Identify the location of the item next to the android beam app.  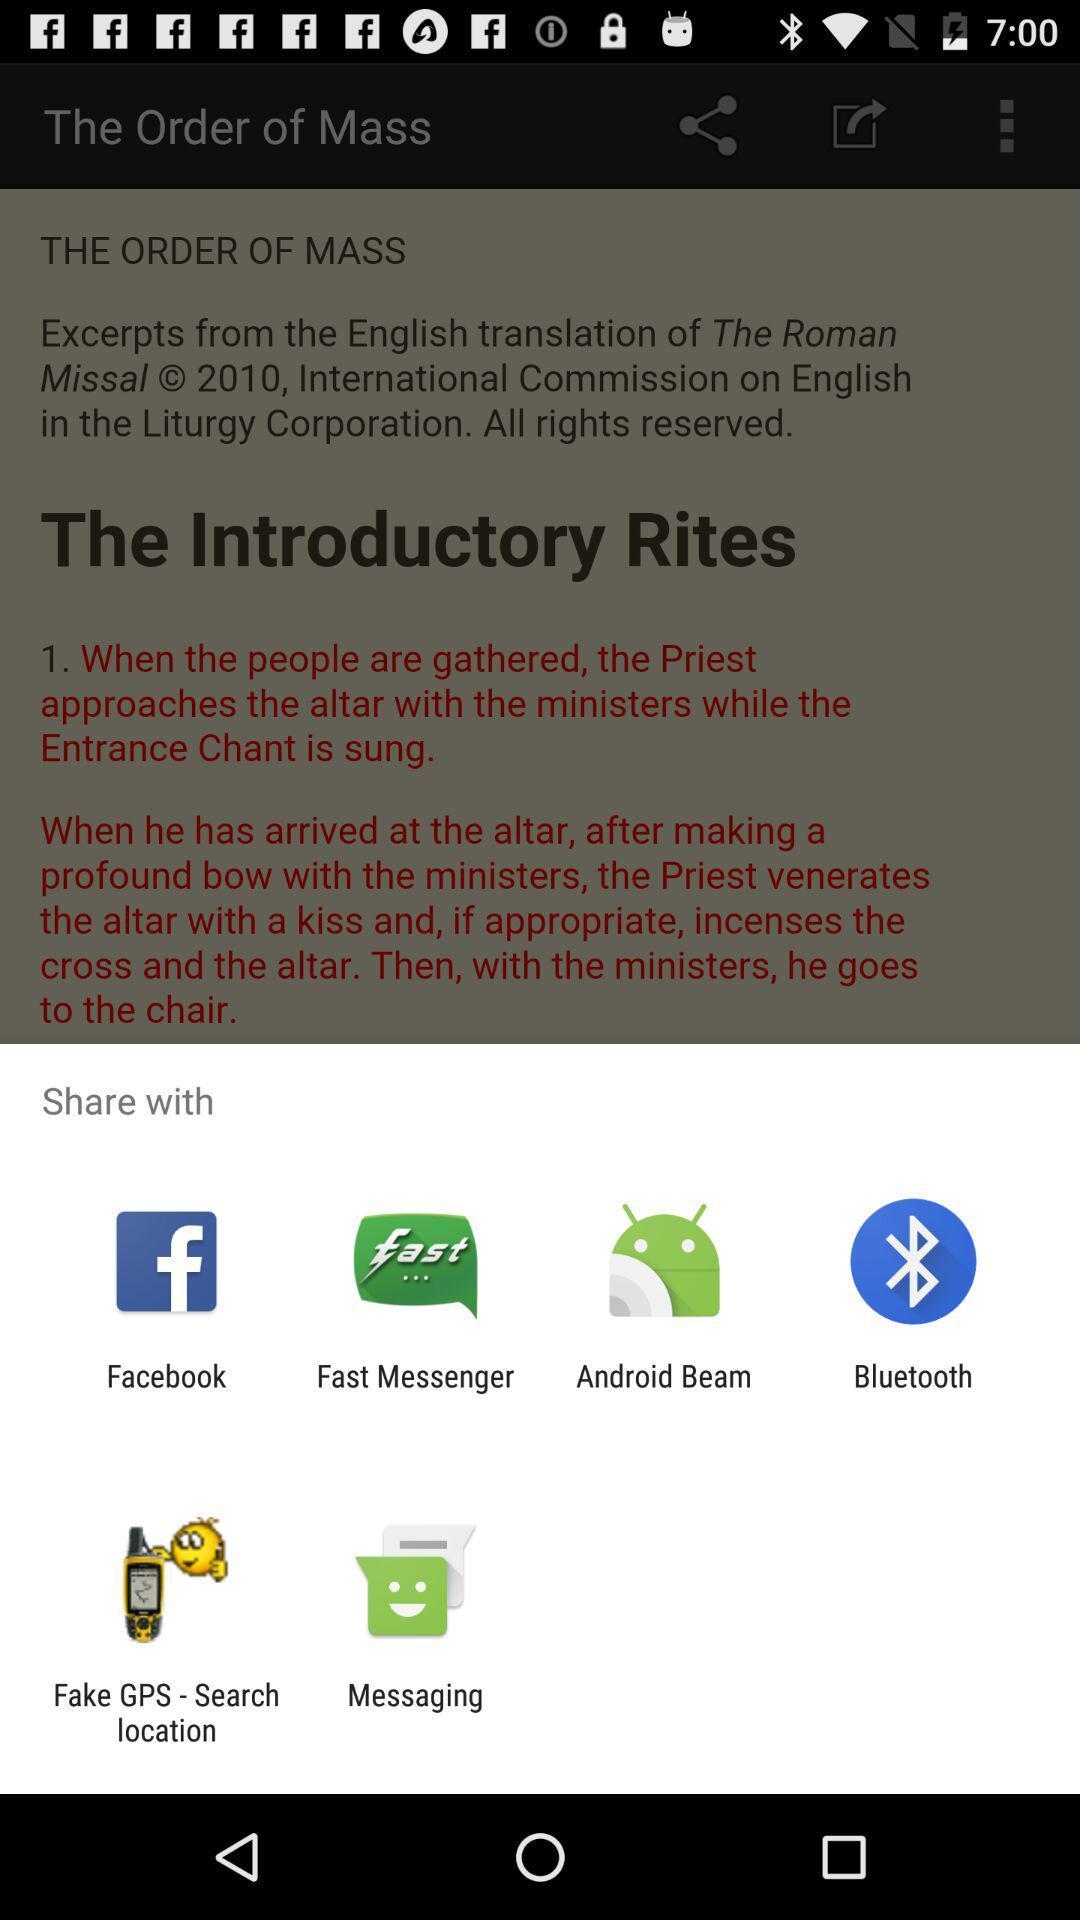
(913, 1392).